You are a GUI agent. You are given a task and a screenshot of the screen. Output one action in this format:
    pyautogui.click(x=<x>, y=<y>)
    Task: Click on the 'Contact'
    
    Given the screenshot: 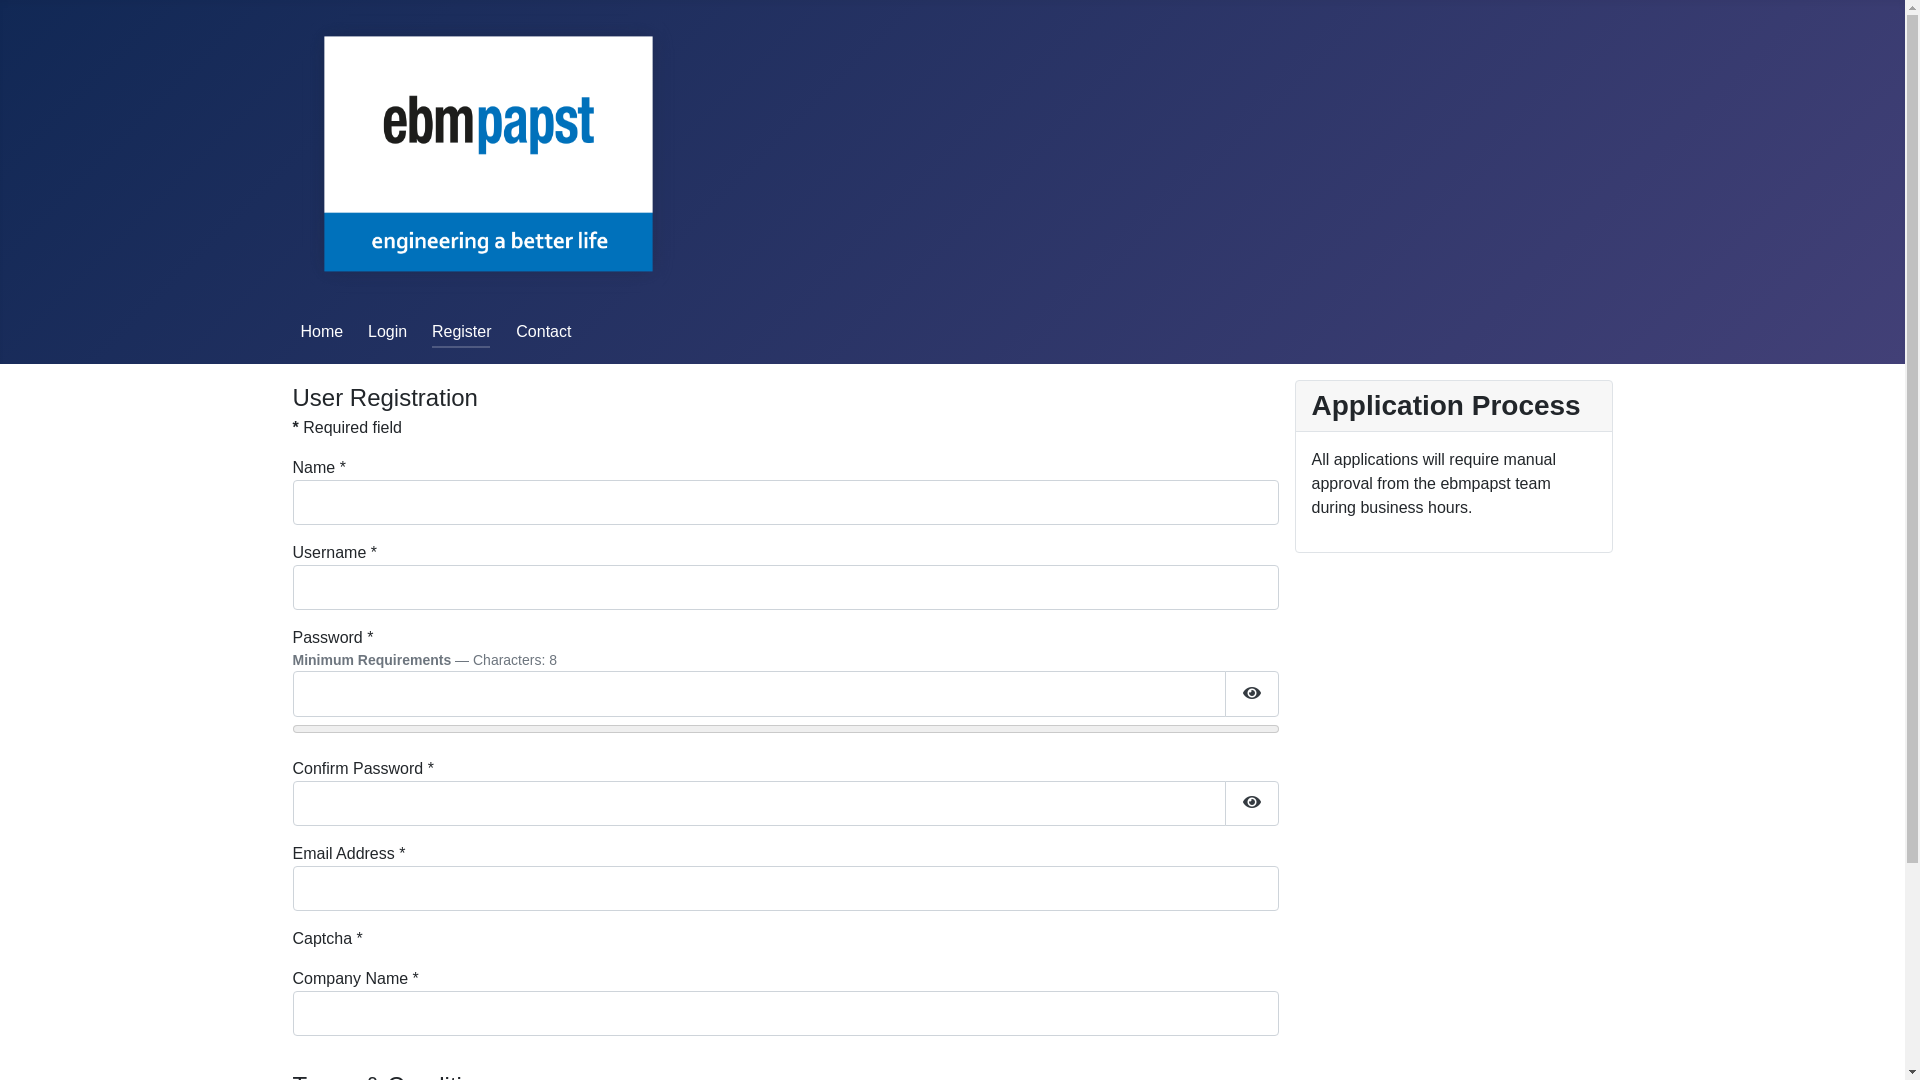 What is the action you would take?
    pyautogui.click(x=543, y=330)
    